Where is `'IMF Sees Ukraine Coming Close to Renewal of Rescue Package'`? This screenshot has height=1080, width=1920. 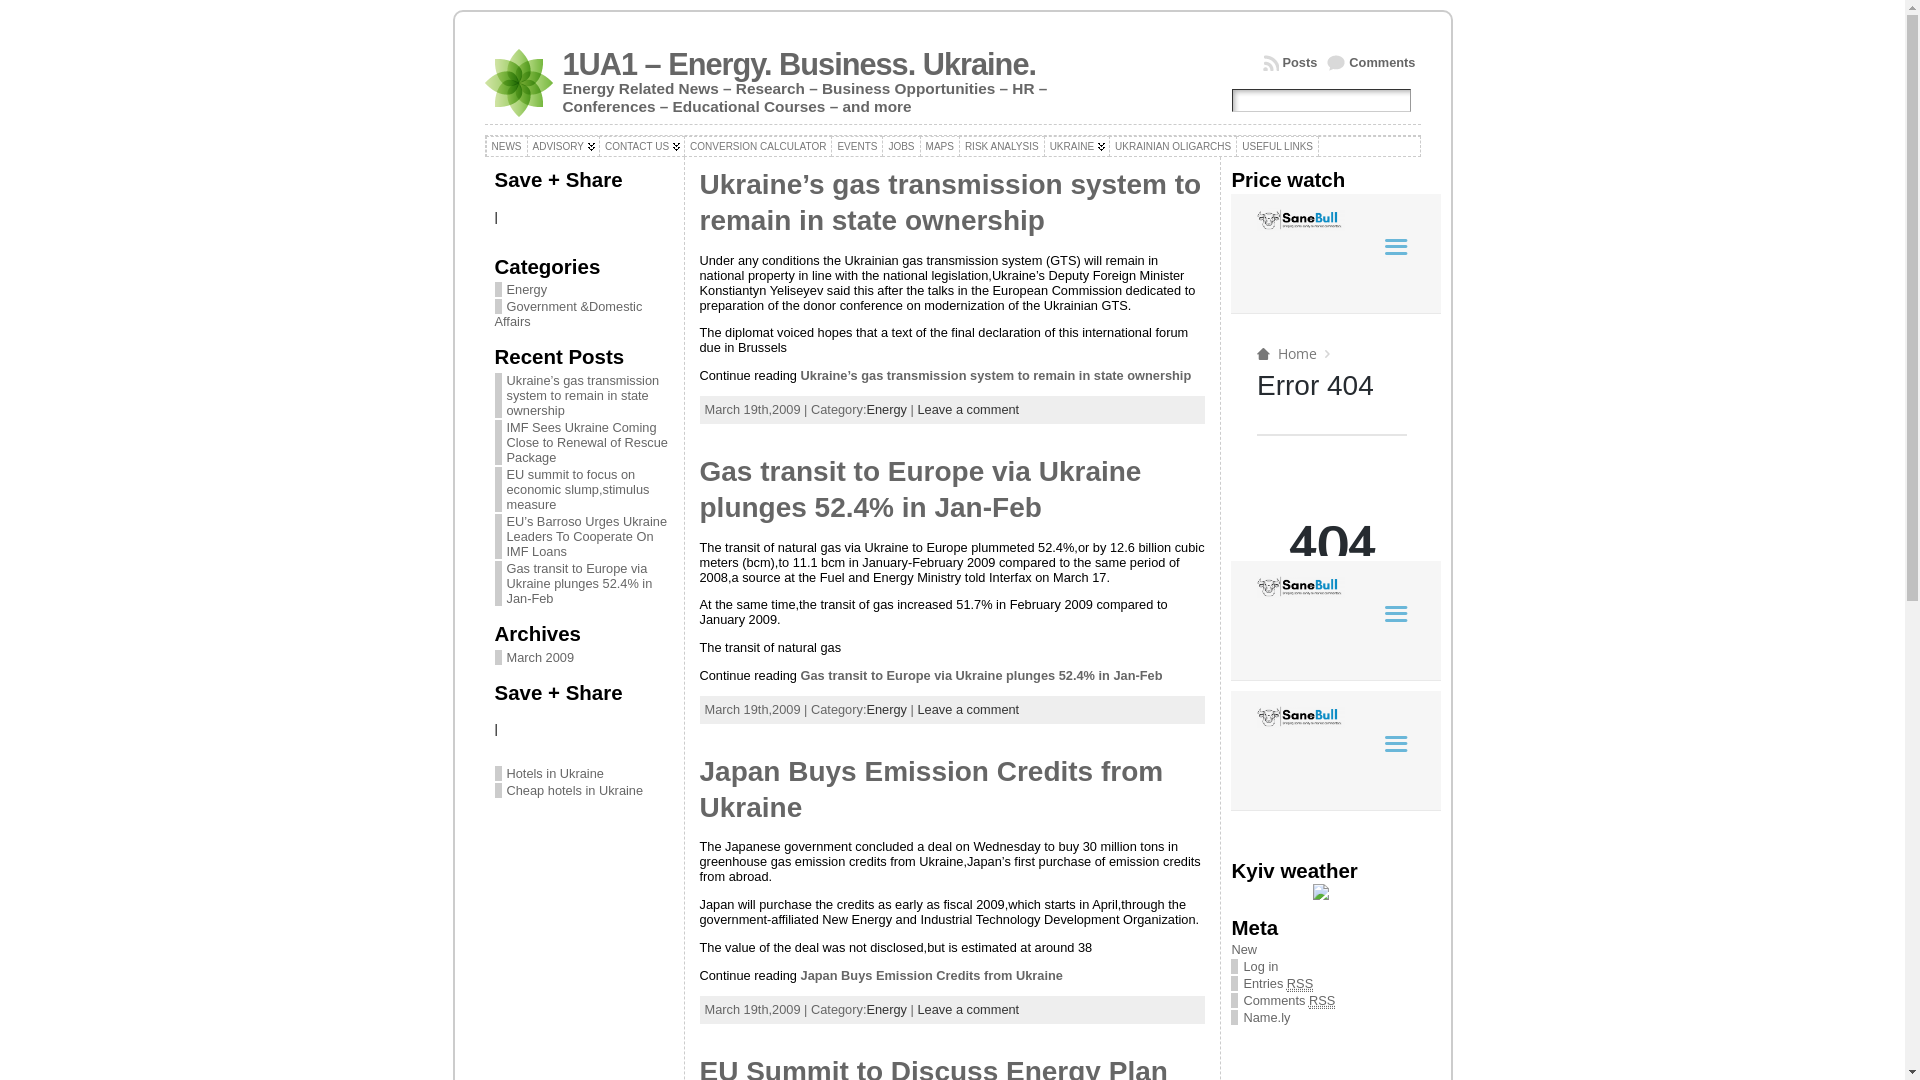 'IMF Sees Ukraine Coming Close to Renewal of Rescue Package' is located at coordinates (505, 441).